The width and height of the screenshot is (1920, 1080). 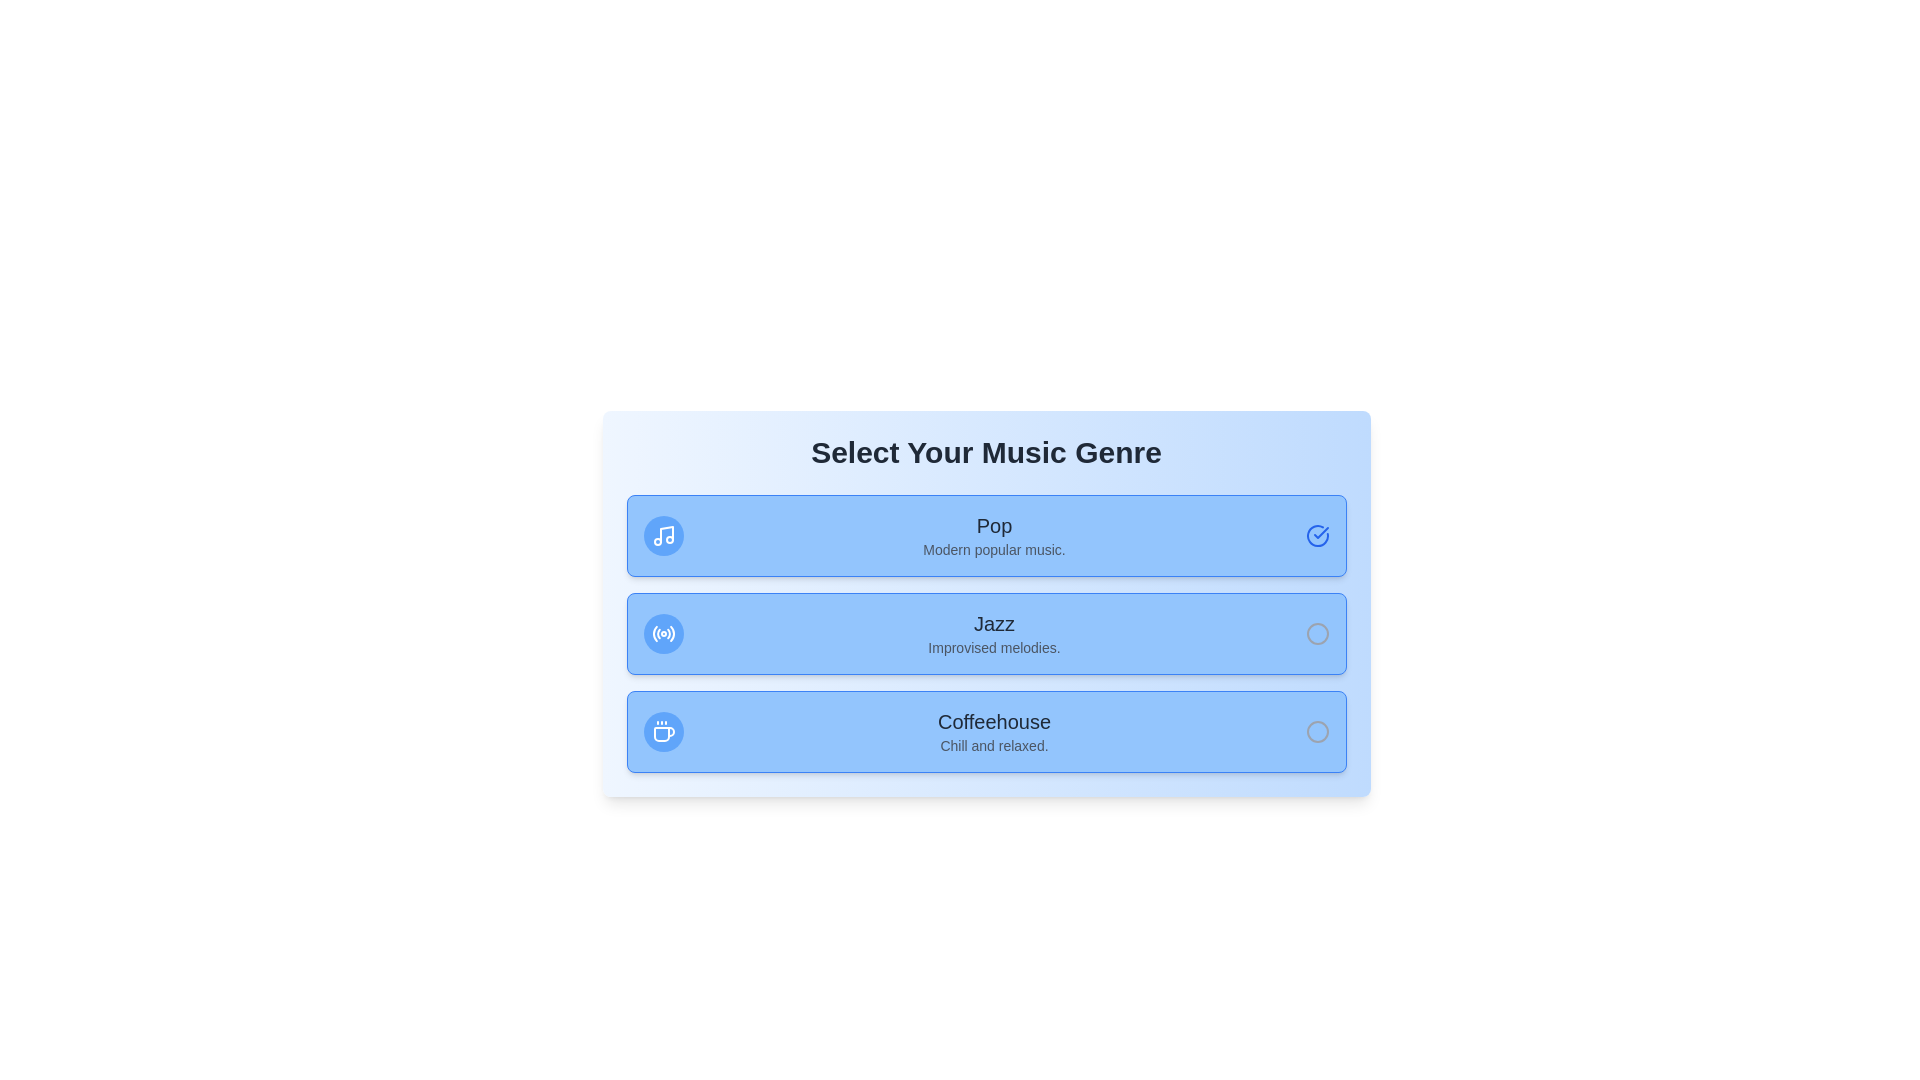 I want to click on the second curved line in the SVG graphic, which is part of a circular design and has a thin stroke width, so click(x=658, y=633).